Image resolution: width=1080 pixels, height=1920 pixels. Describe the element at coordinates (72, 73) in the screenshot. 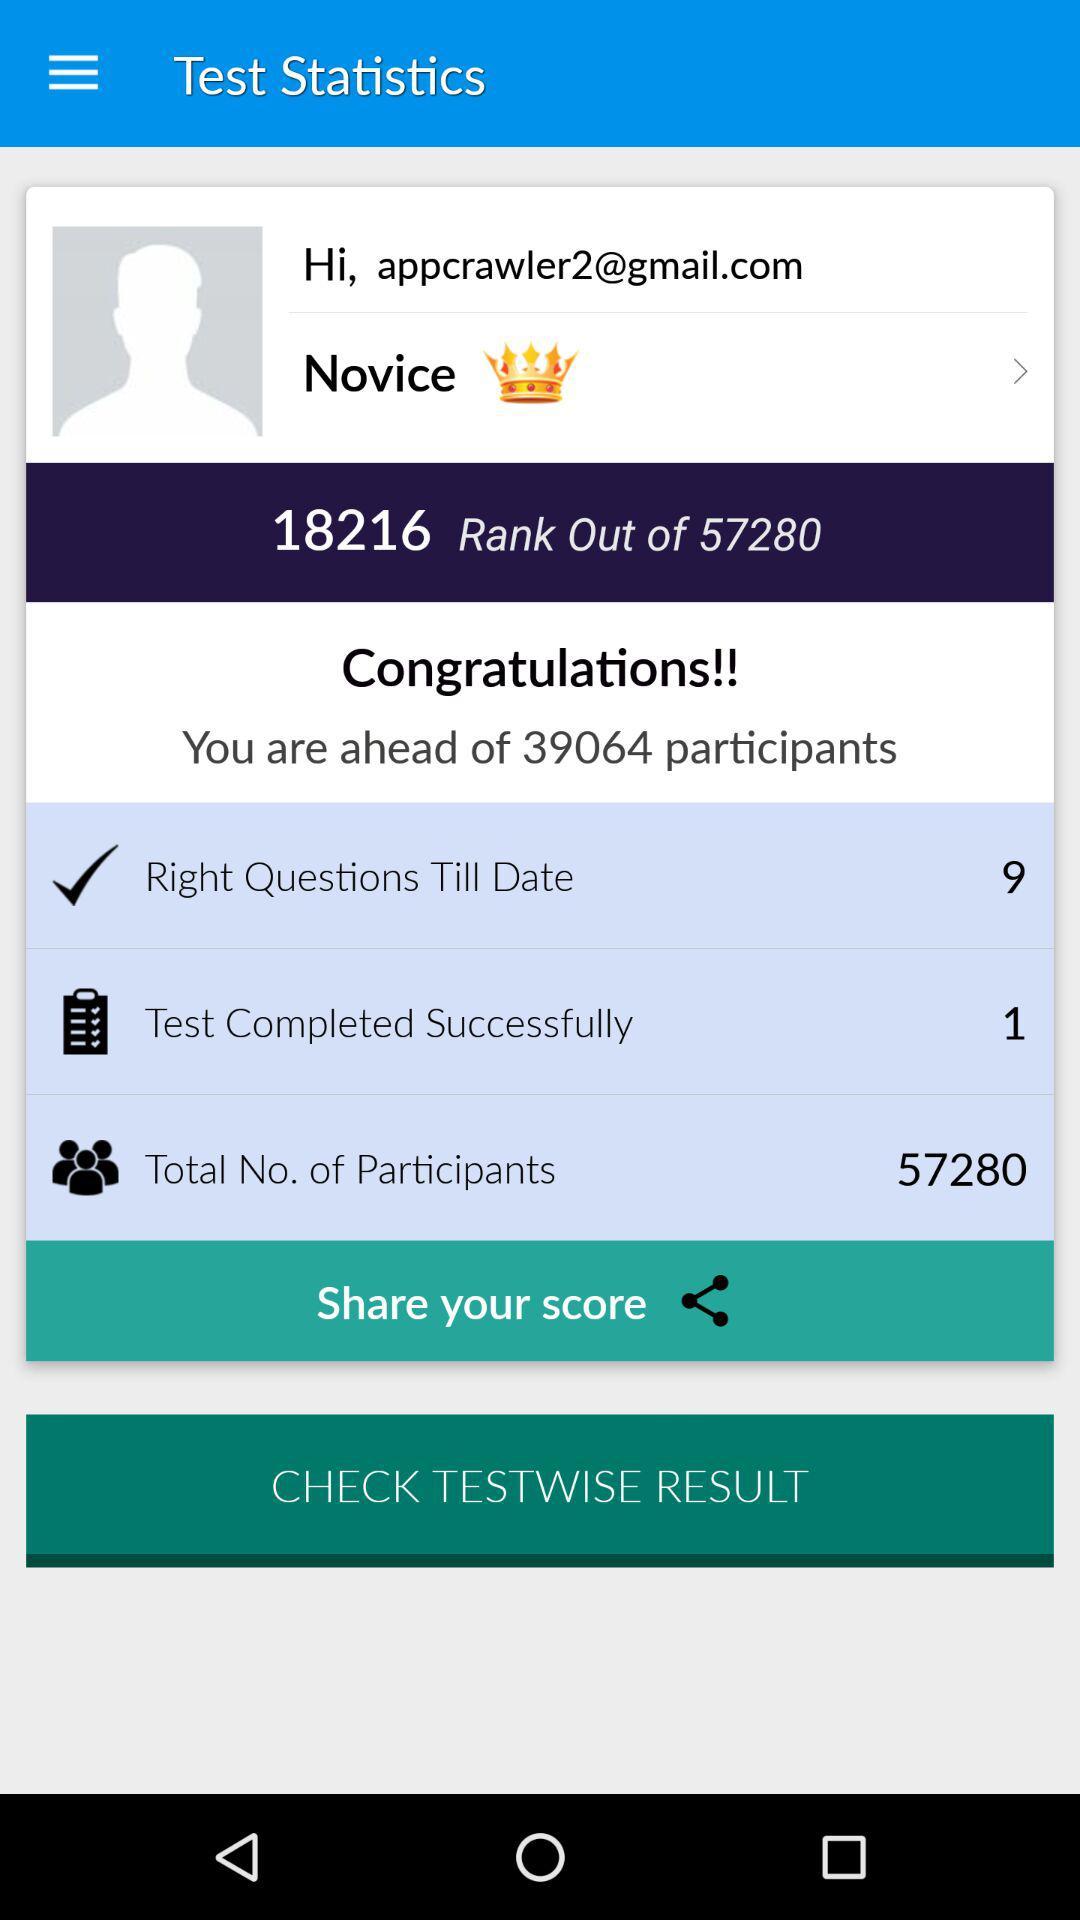

I see `the item to the left of the test statistics icon` at that location.